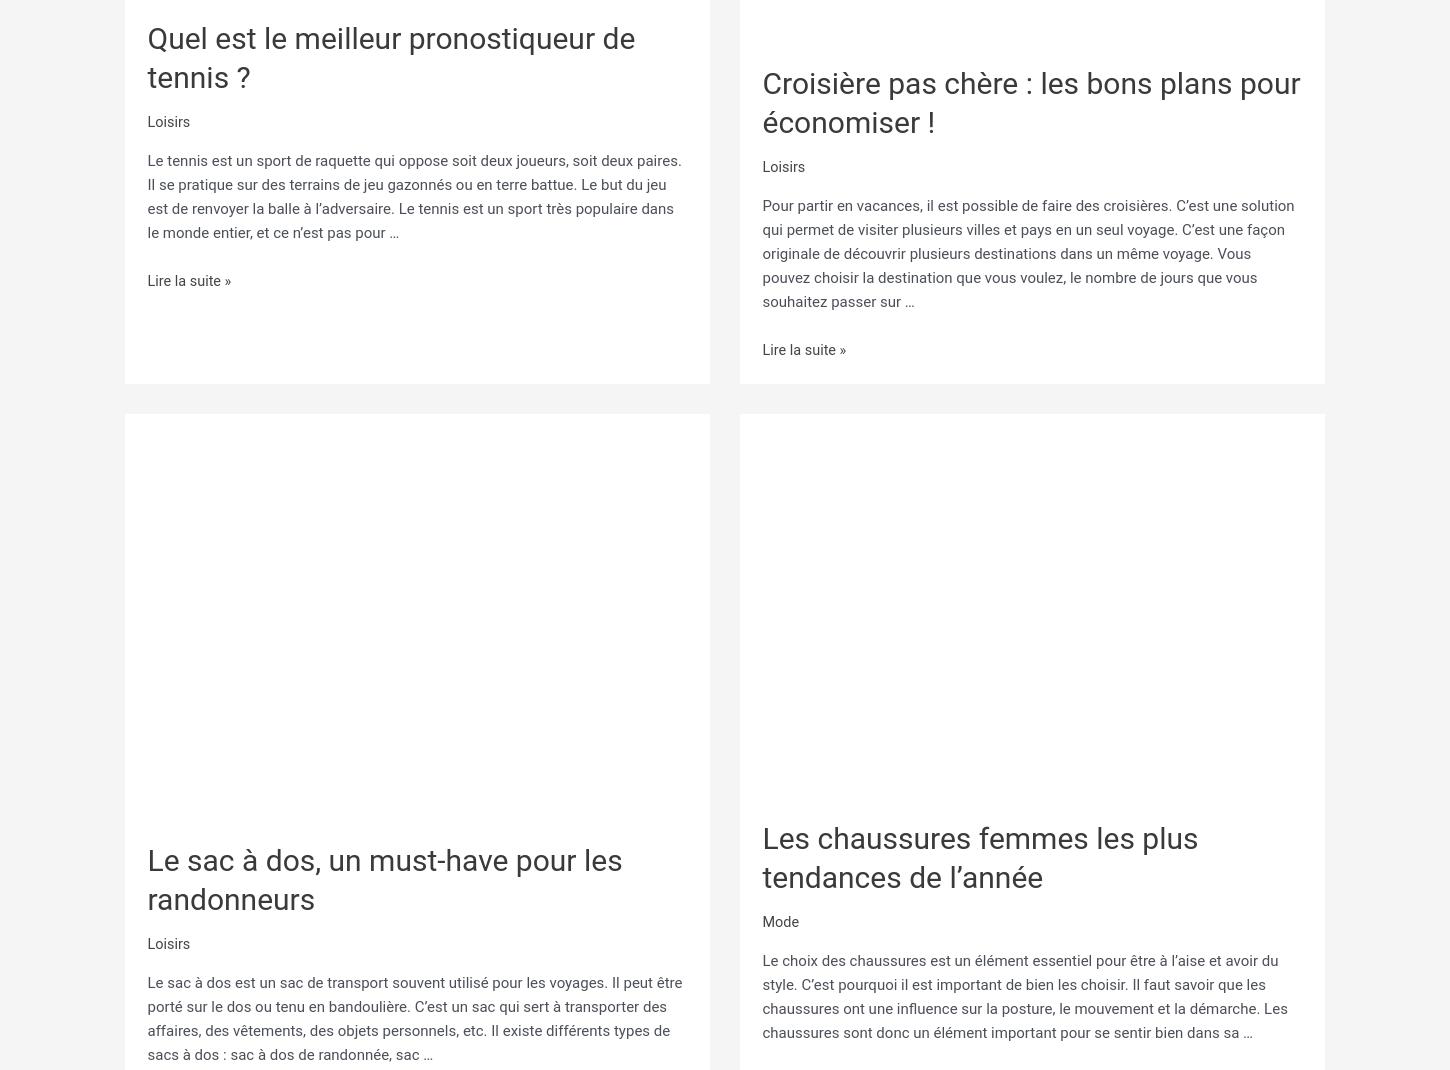  What do you see at coordinates (761, 992) in the screenshot?
I see `'Le choix des chaussures est un élément essentiel pour être à l’aise et avoir du style. C’est pourquoi il est important de bien les choisir. Il faut savoir que les chaussures ont une influence sur la posture, le mouvement et la démarche. Les chaussures sont donc un élément important pour se sentir bien dans sa …'` at bounding box center [761, 992].